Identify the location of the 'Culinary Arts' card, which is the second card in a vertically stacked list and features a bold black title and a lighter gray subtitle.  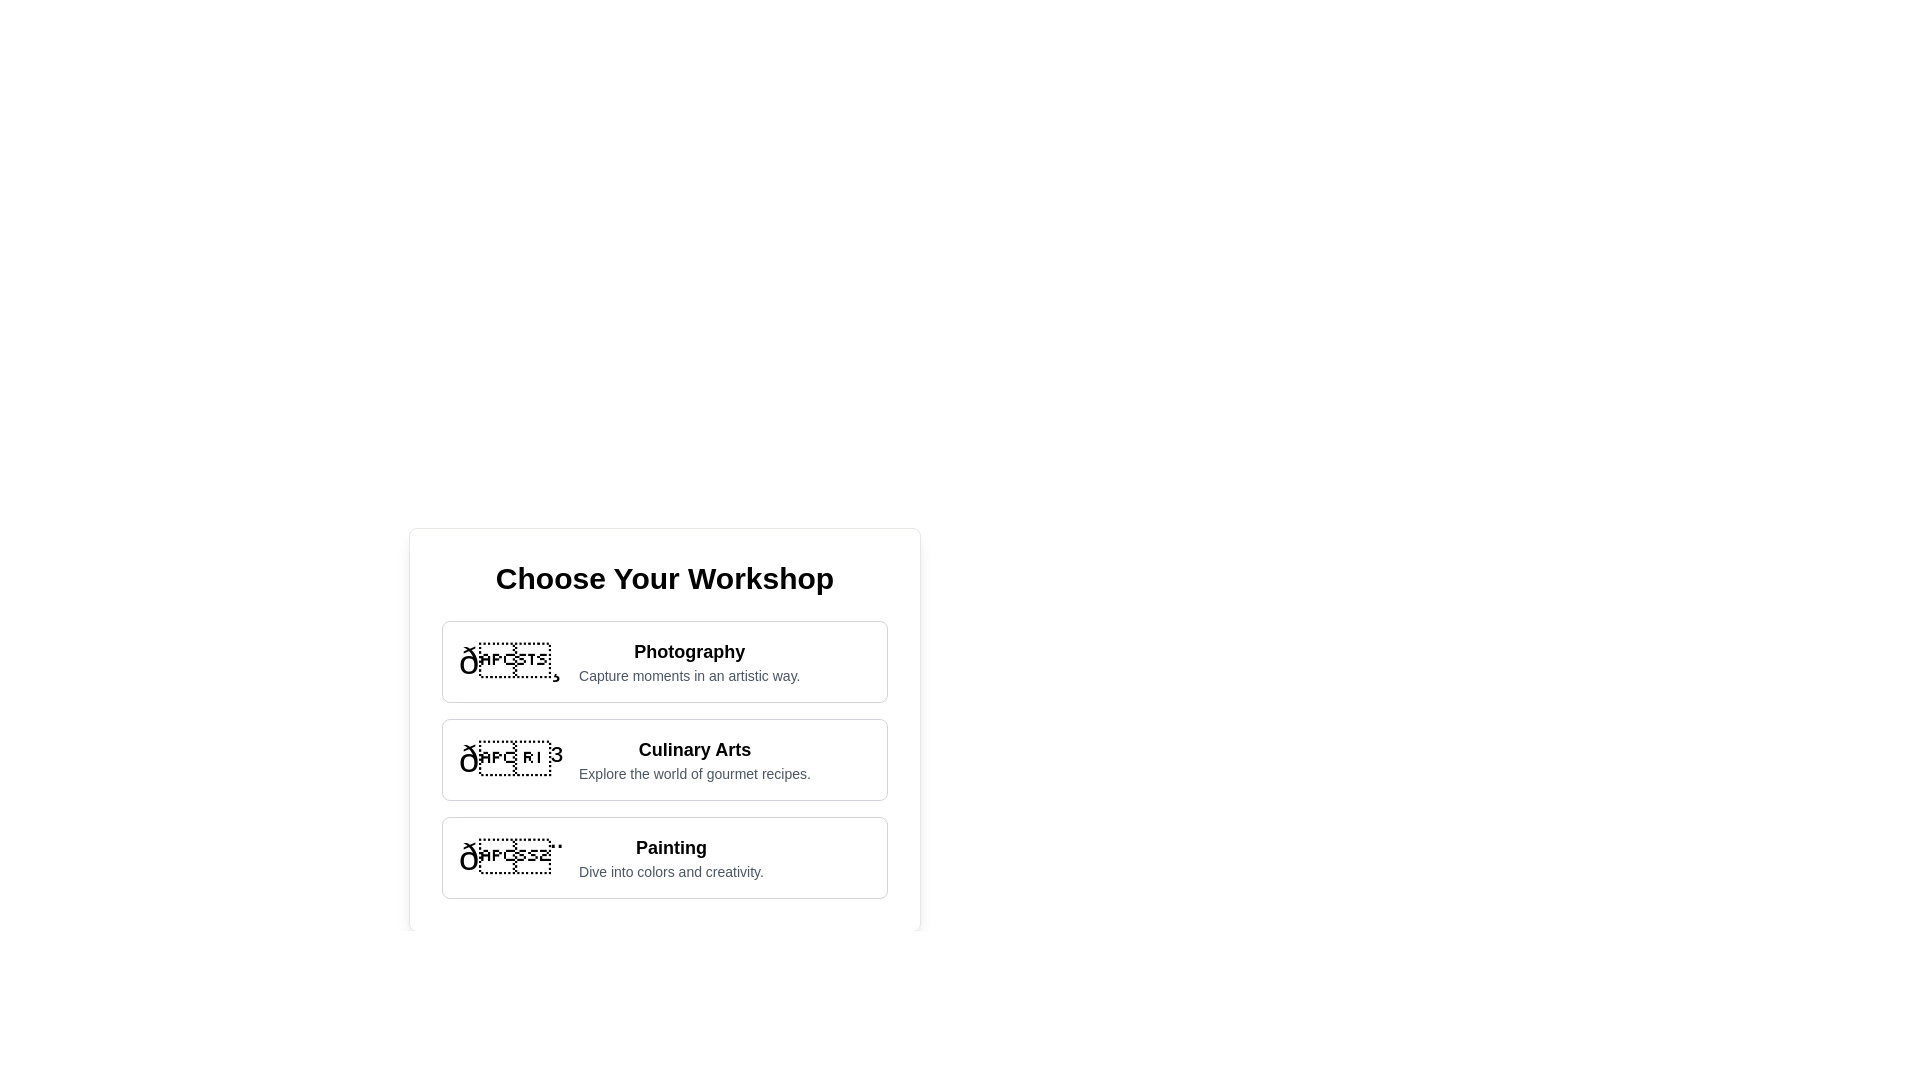
(665, 759).